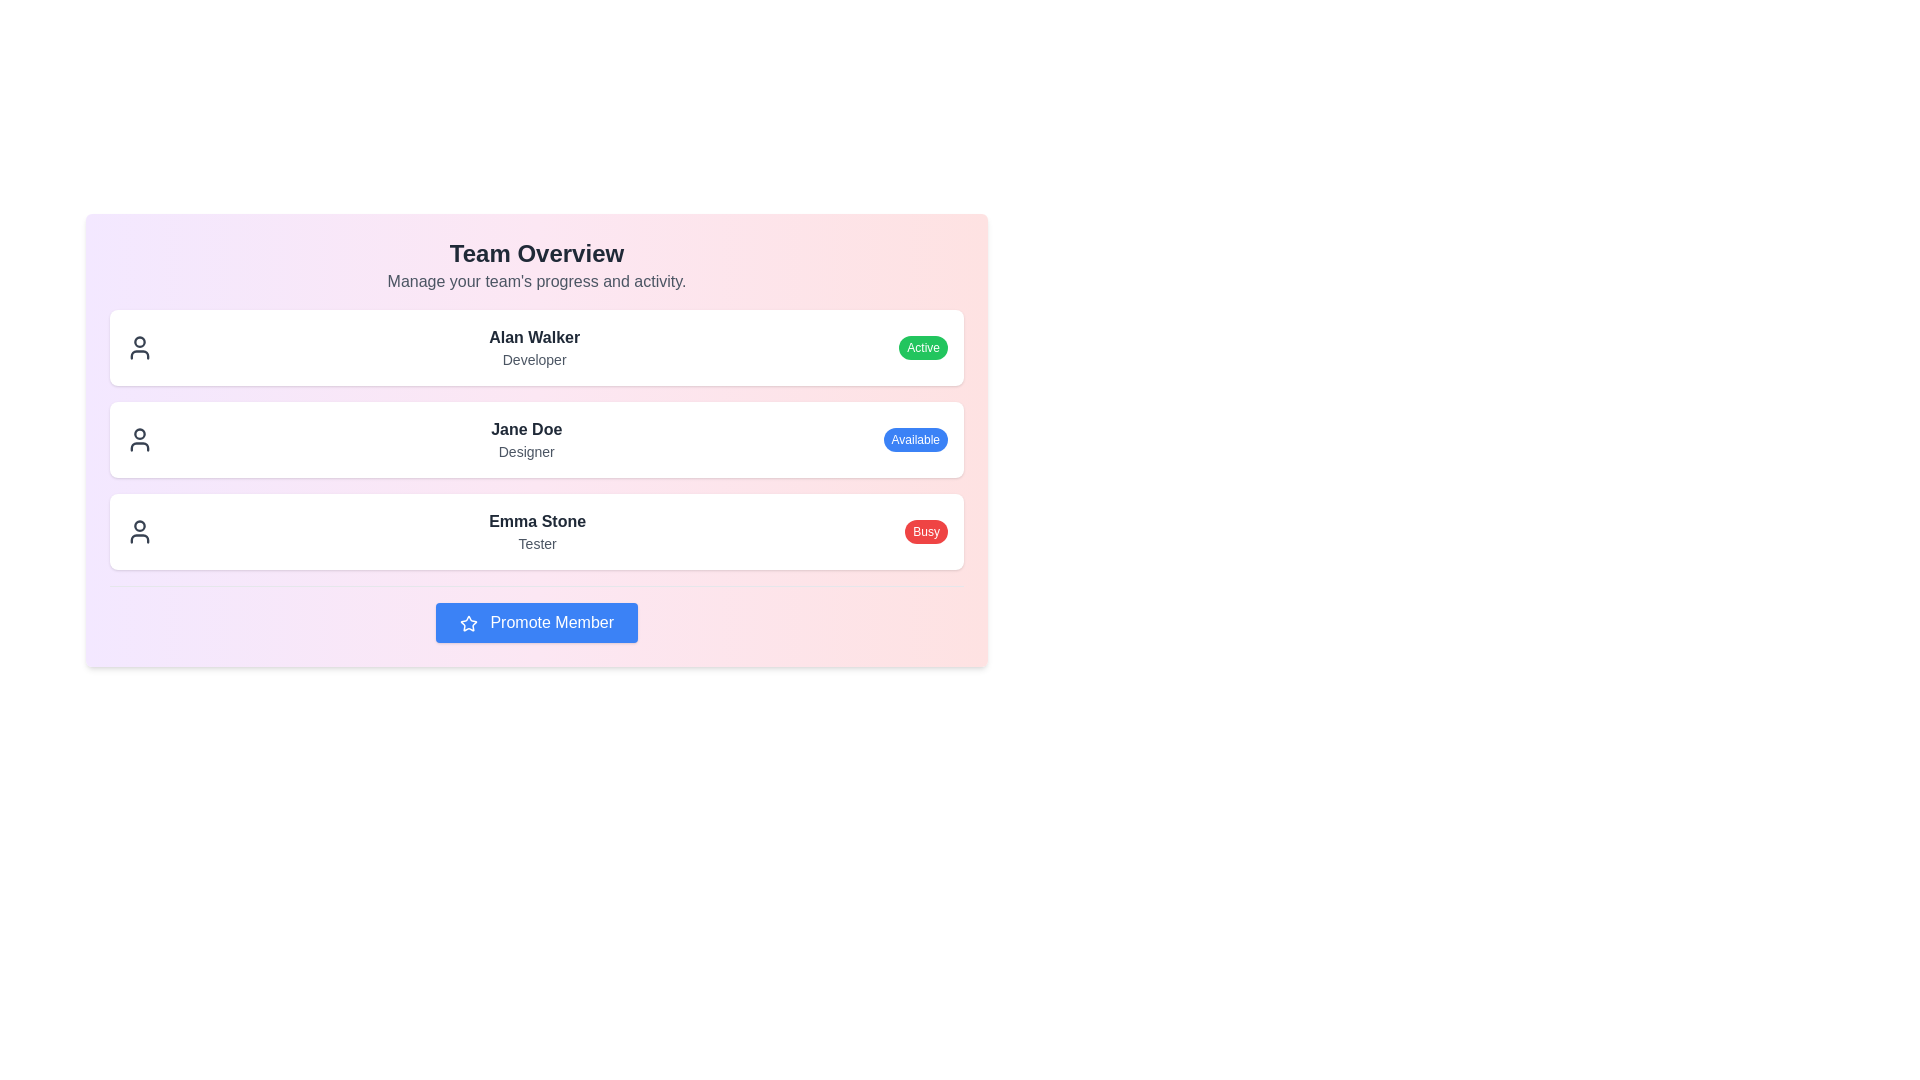  Describe the element at coordinates (534, 358) in the screenshot. I see `the 'Developer' text label, which indicates the user's role, located directly below 'Alan Walker' in the user card at the center of the interface` at that location.